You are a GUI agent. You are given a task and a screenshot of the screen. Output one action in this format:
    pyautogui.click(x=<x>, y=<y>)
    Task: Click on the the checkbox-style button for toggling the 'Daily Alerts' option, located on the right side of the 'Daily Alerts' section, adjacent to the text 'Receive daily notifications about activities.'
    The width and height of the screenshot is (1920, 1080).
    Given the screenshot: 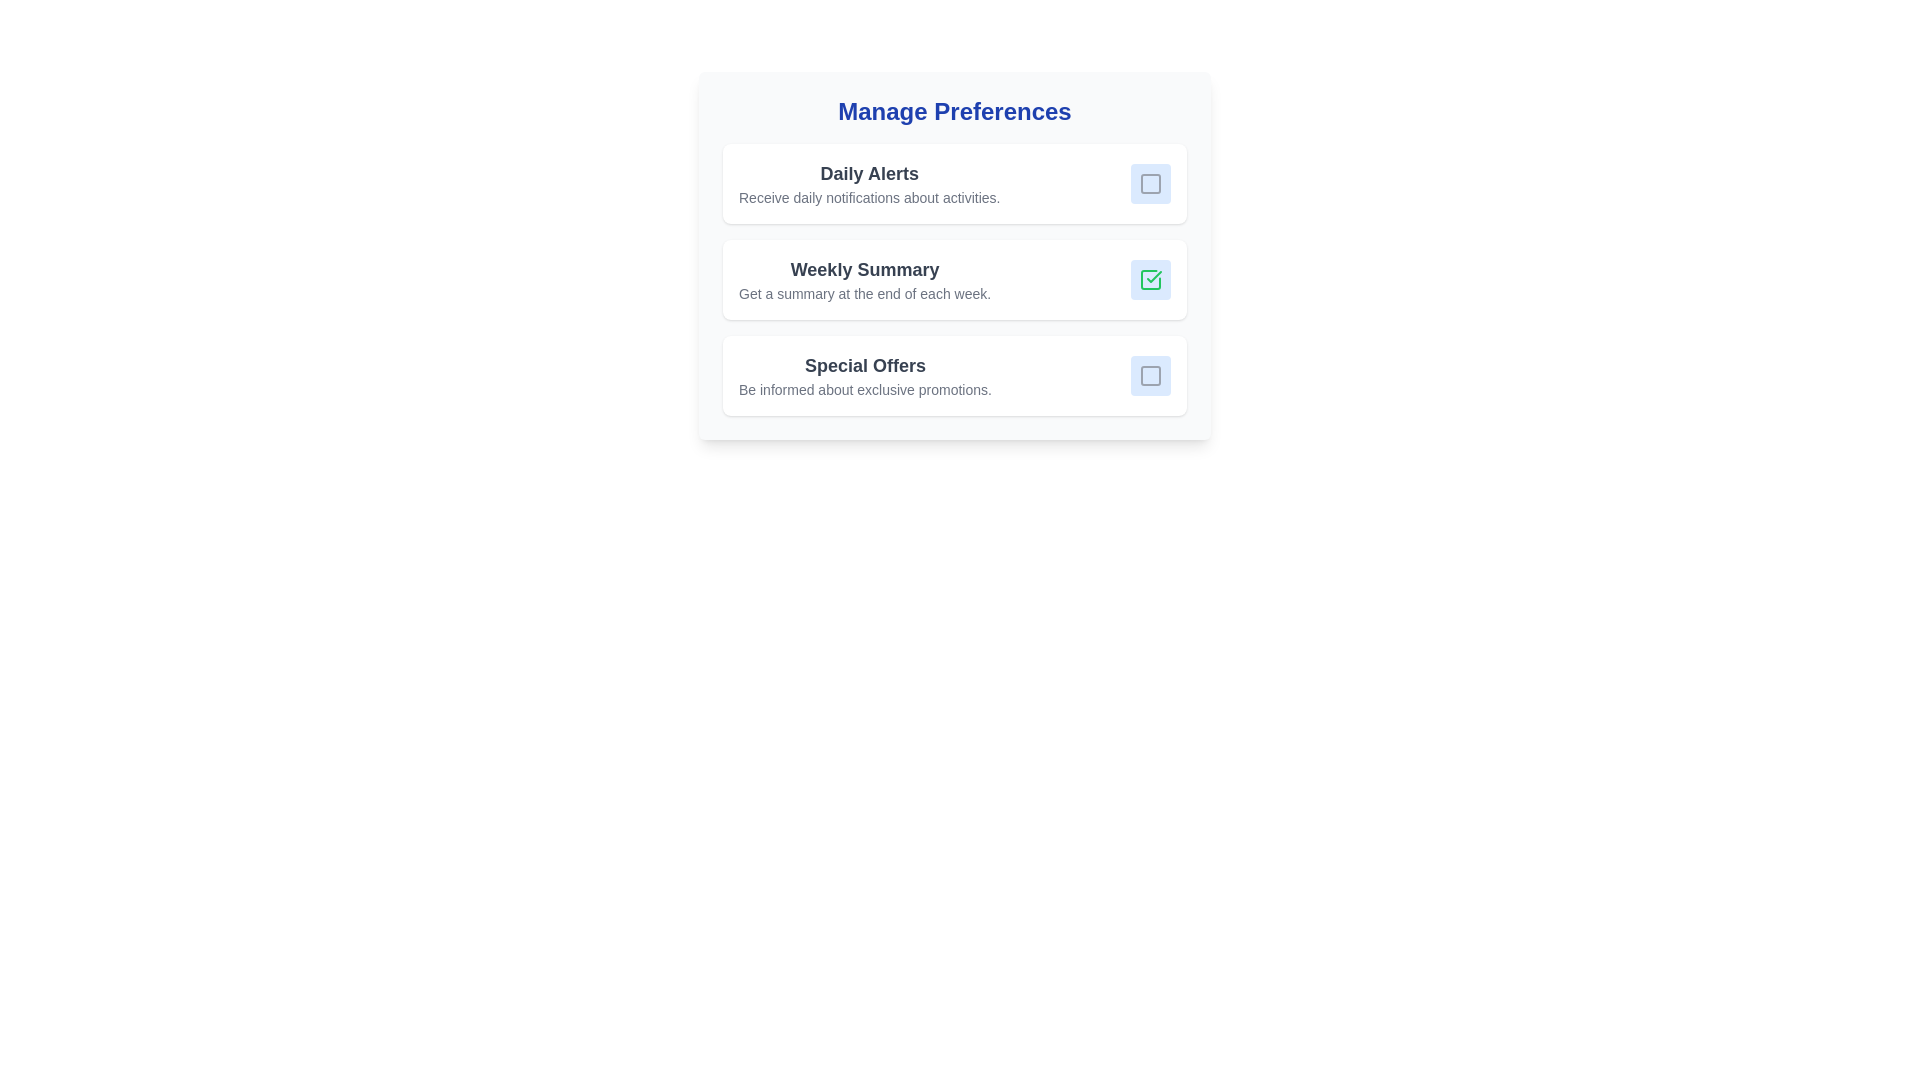 What is the action you would take?
    pyautogui.click(x=1151, y=184)
    